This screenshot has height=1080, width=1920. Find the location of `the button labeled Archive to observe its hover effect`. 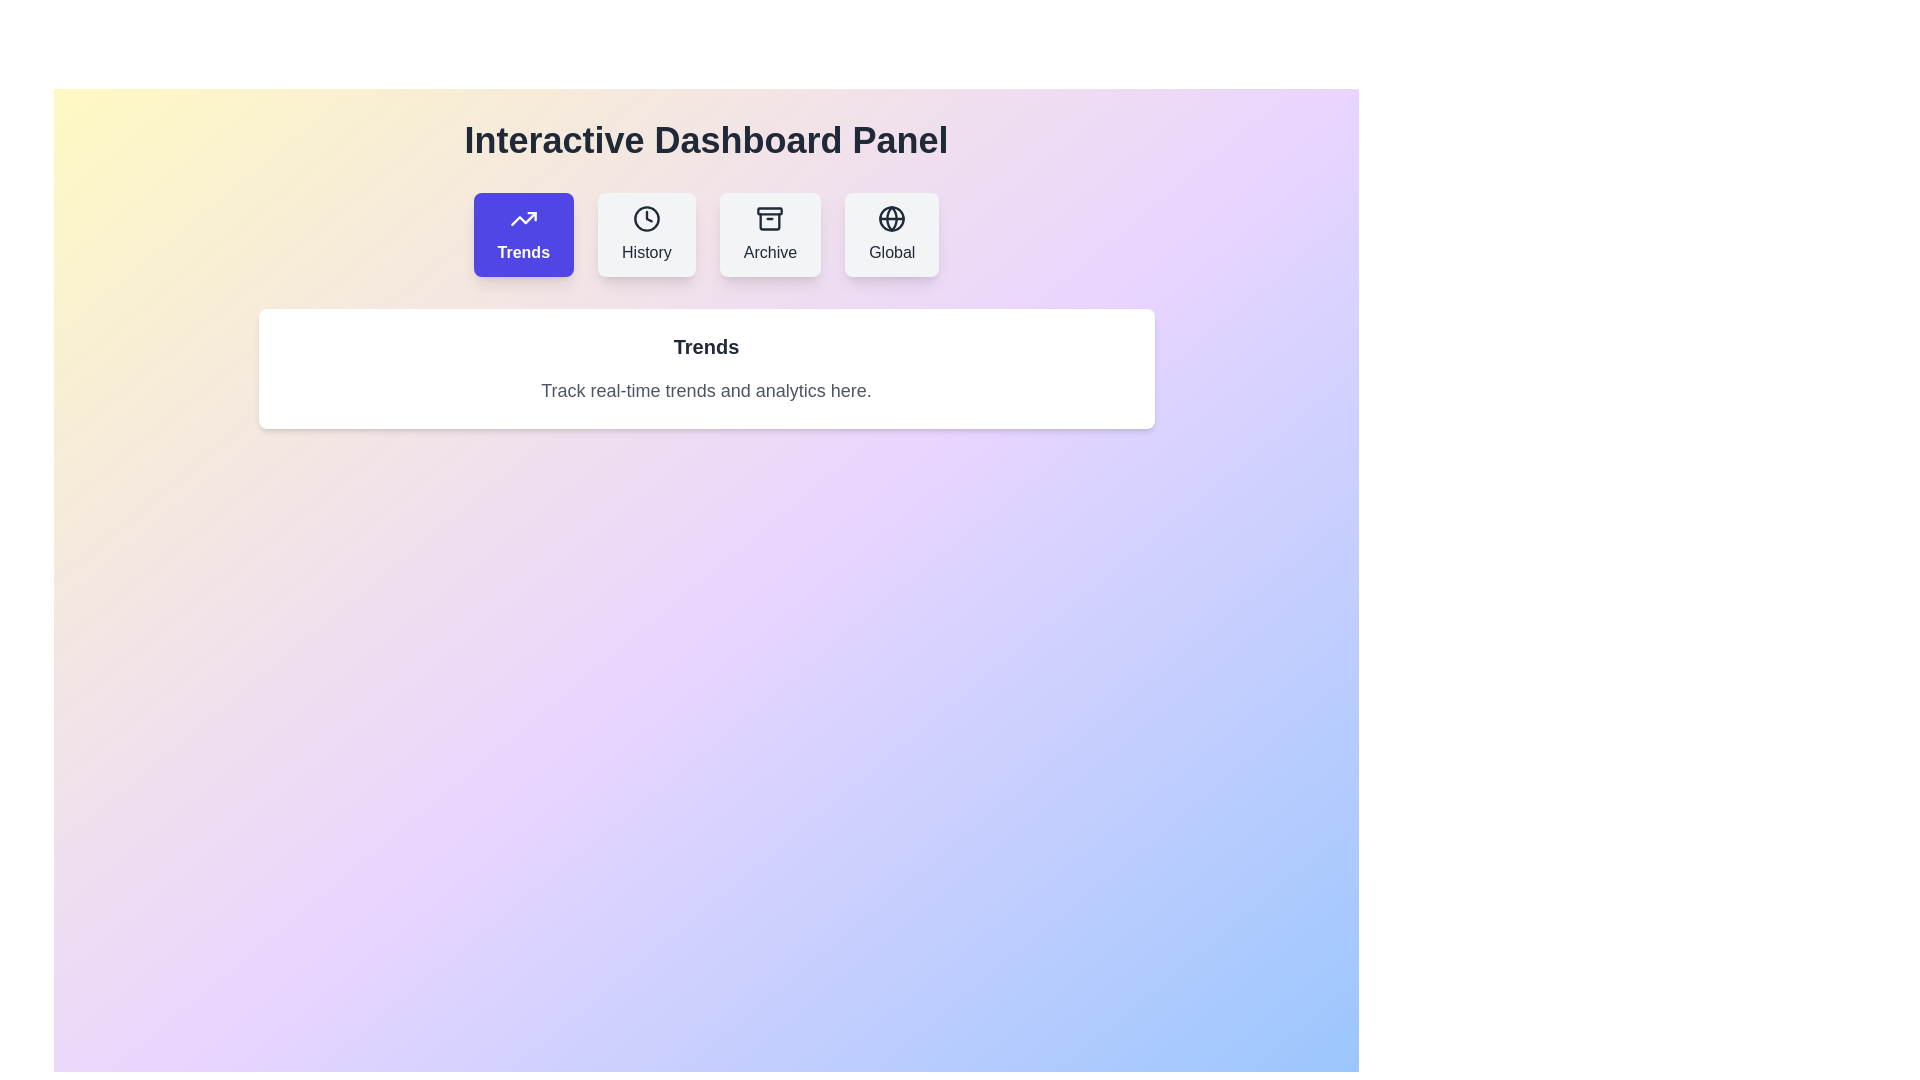

the button labeled Archive to observe its hover effect is located at coordinates (769, 234).